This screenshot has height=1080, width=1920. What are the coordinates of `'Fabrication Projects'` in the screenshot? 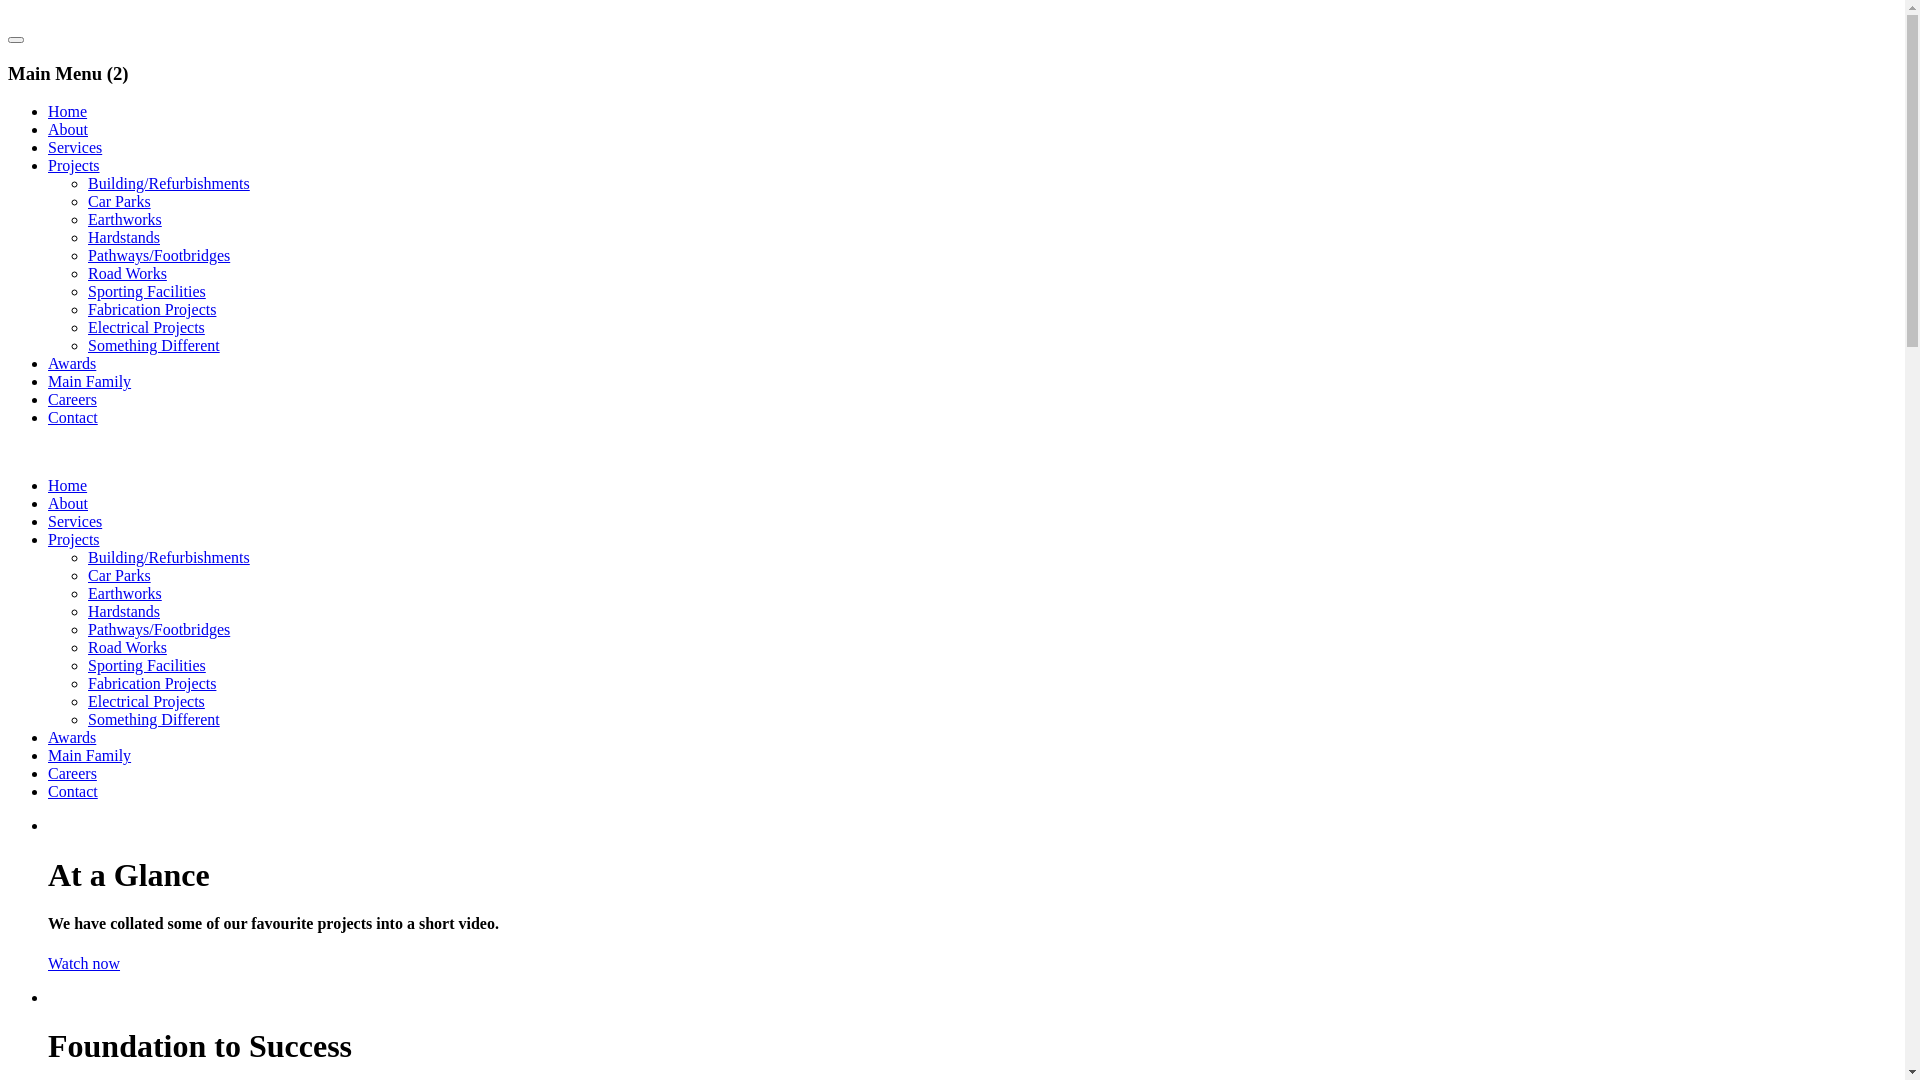 It's located at (151, 682).